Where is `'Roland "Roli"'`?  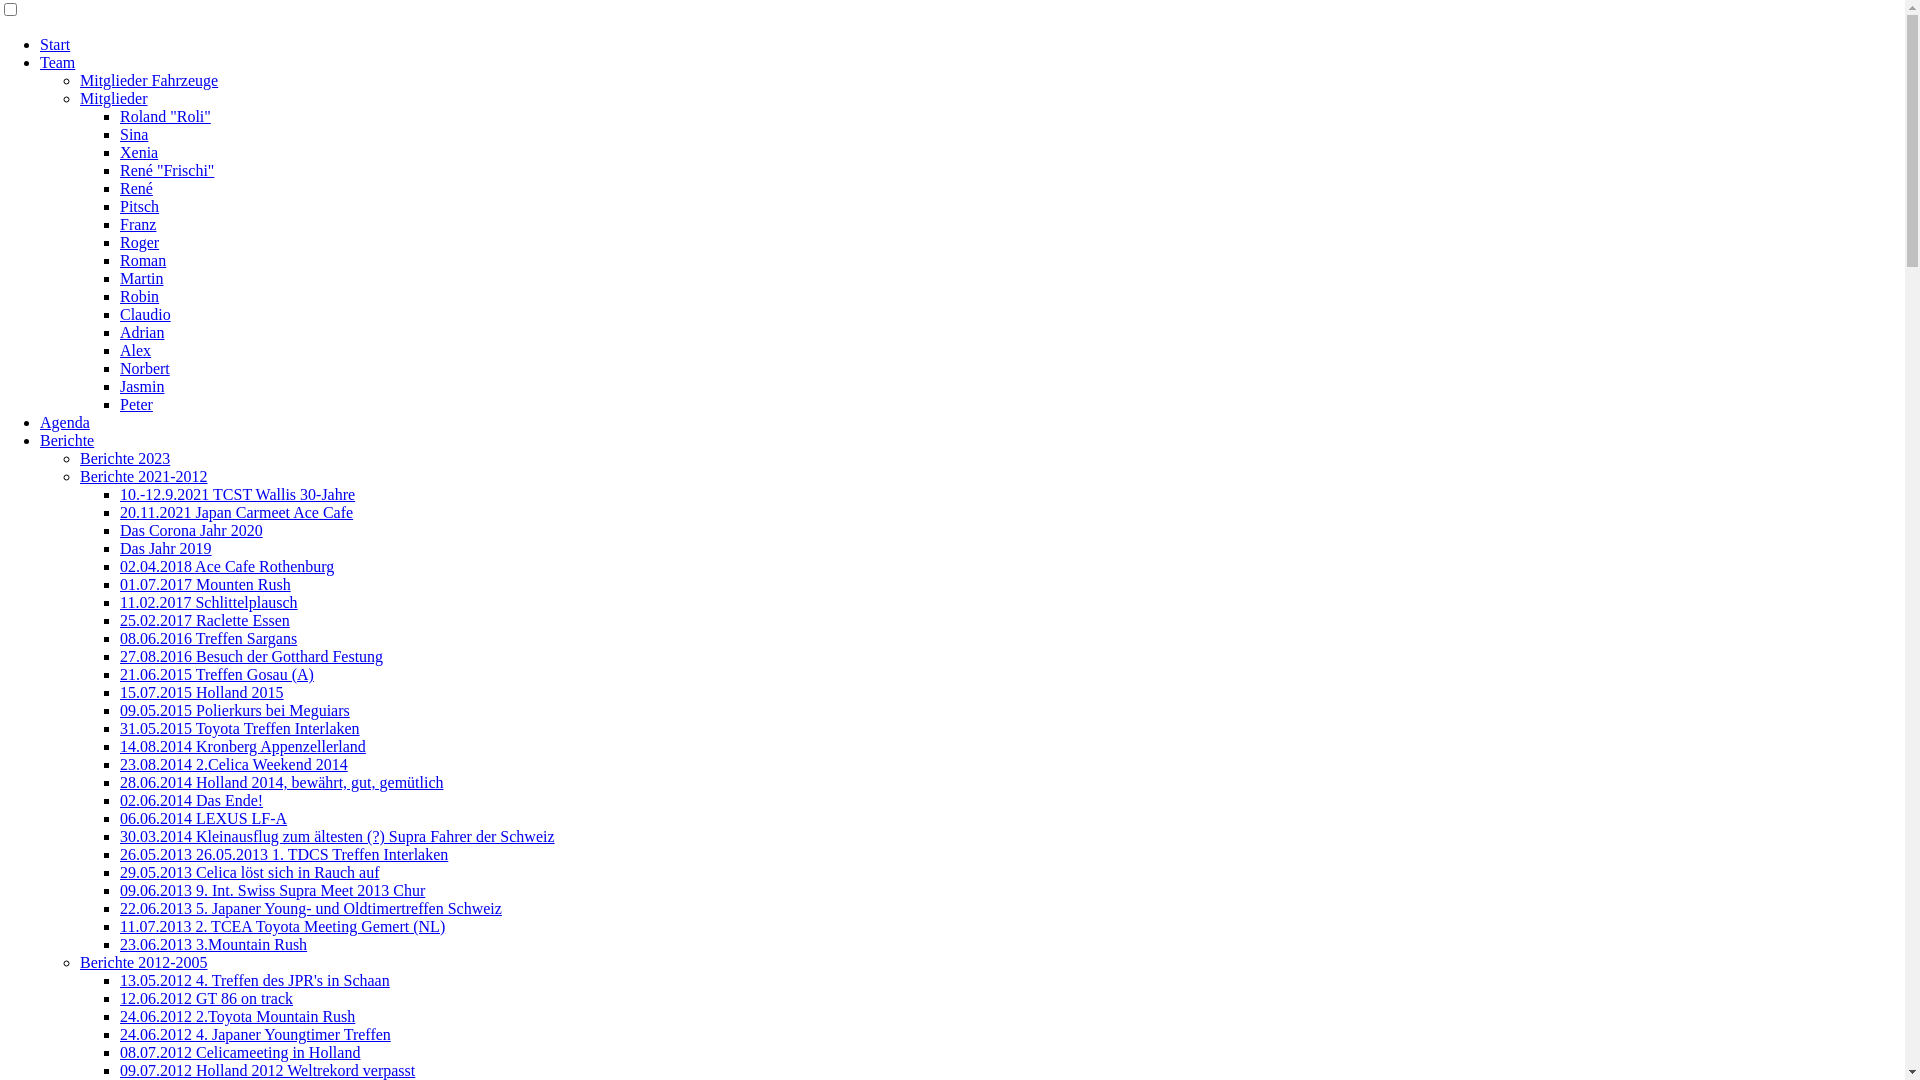 'Roland "Roli"' is located at coordinates (165, 116).